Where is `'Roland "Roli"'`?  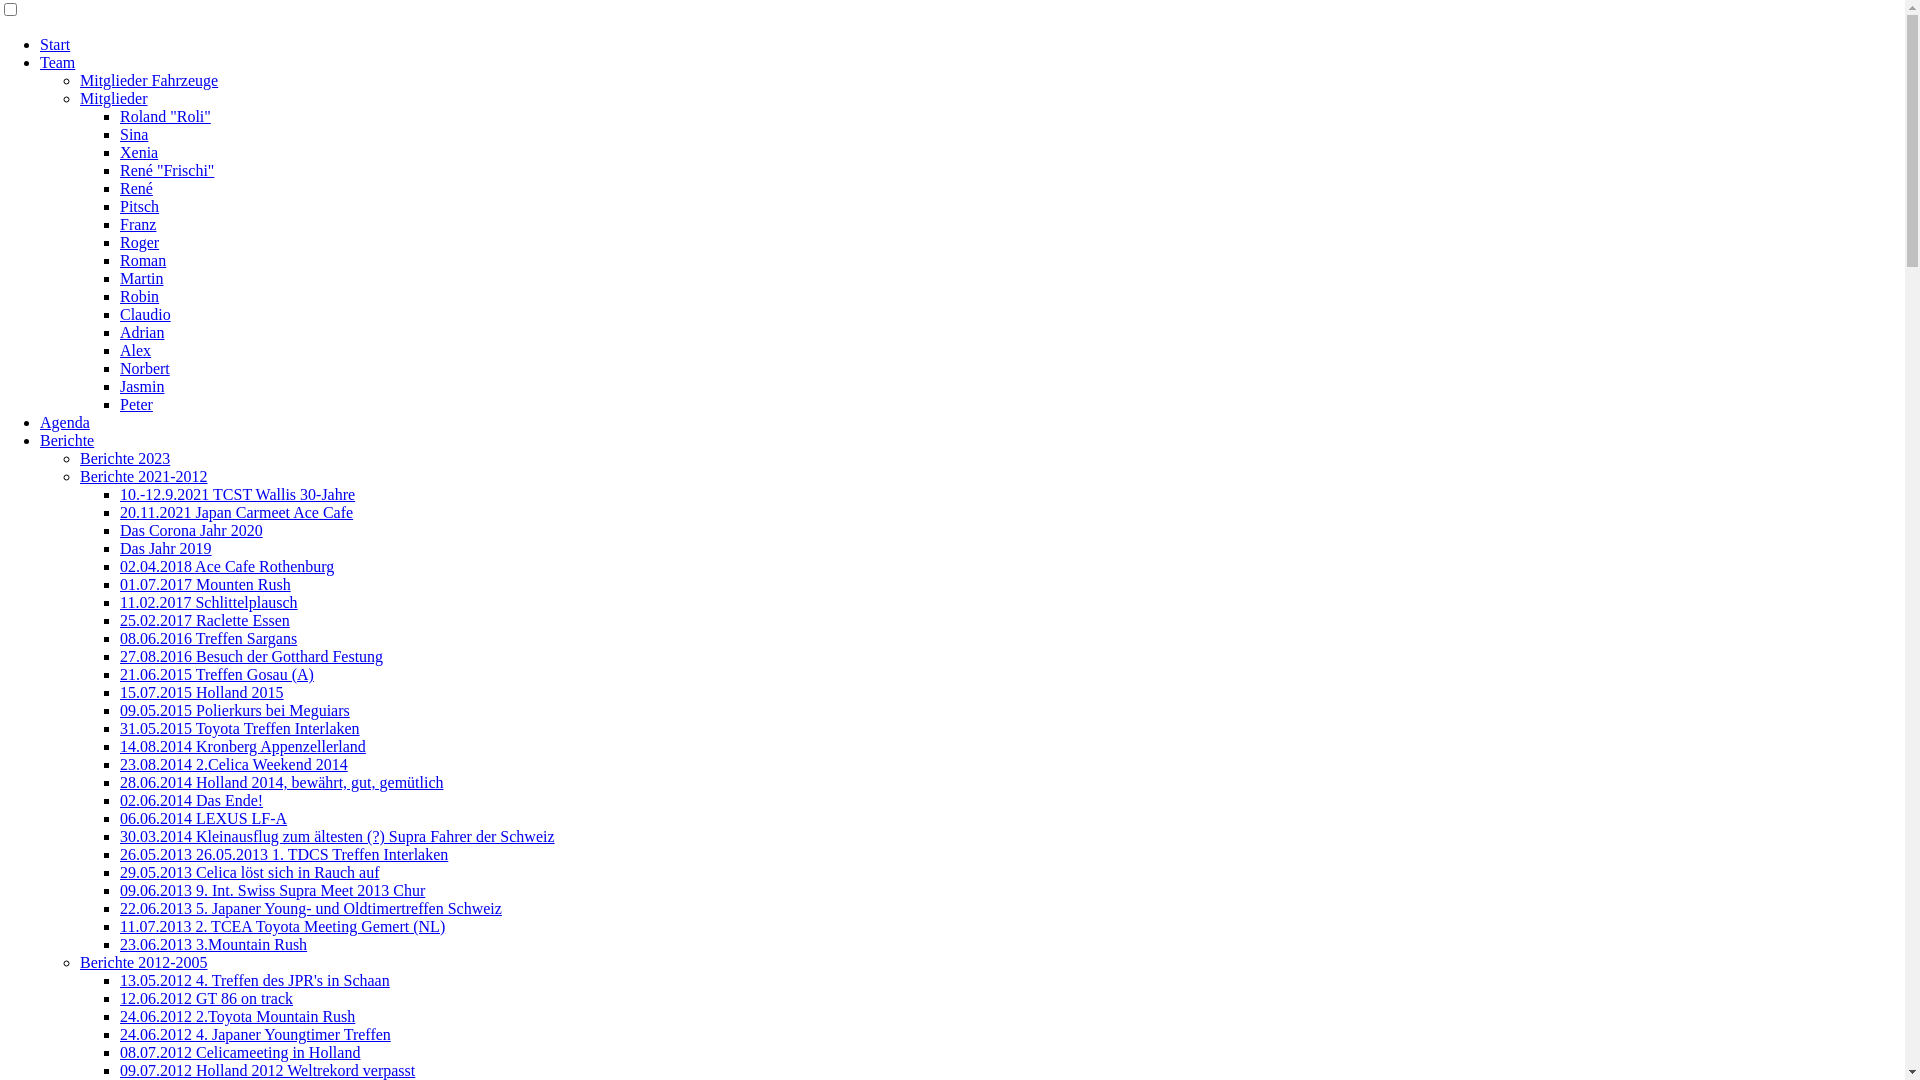 'Roland "Roli"' is located at coordinates (165, 116).